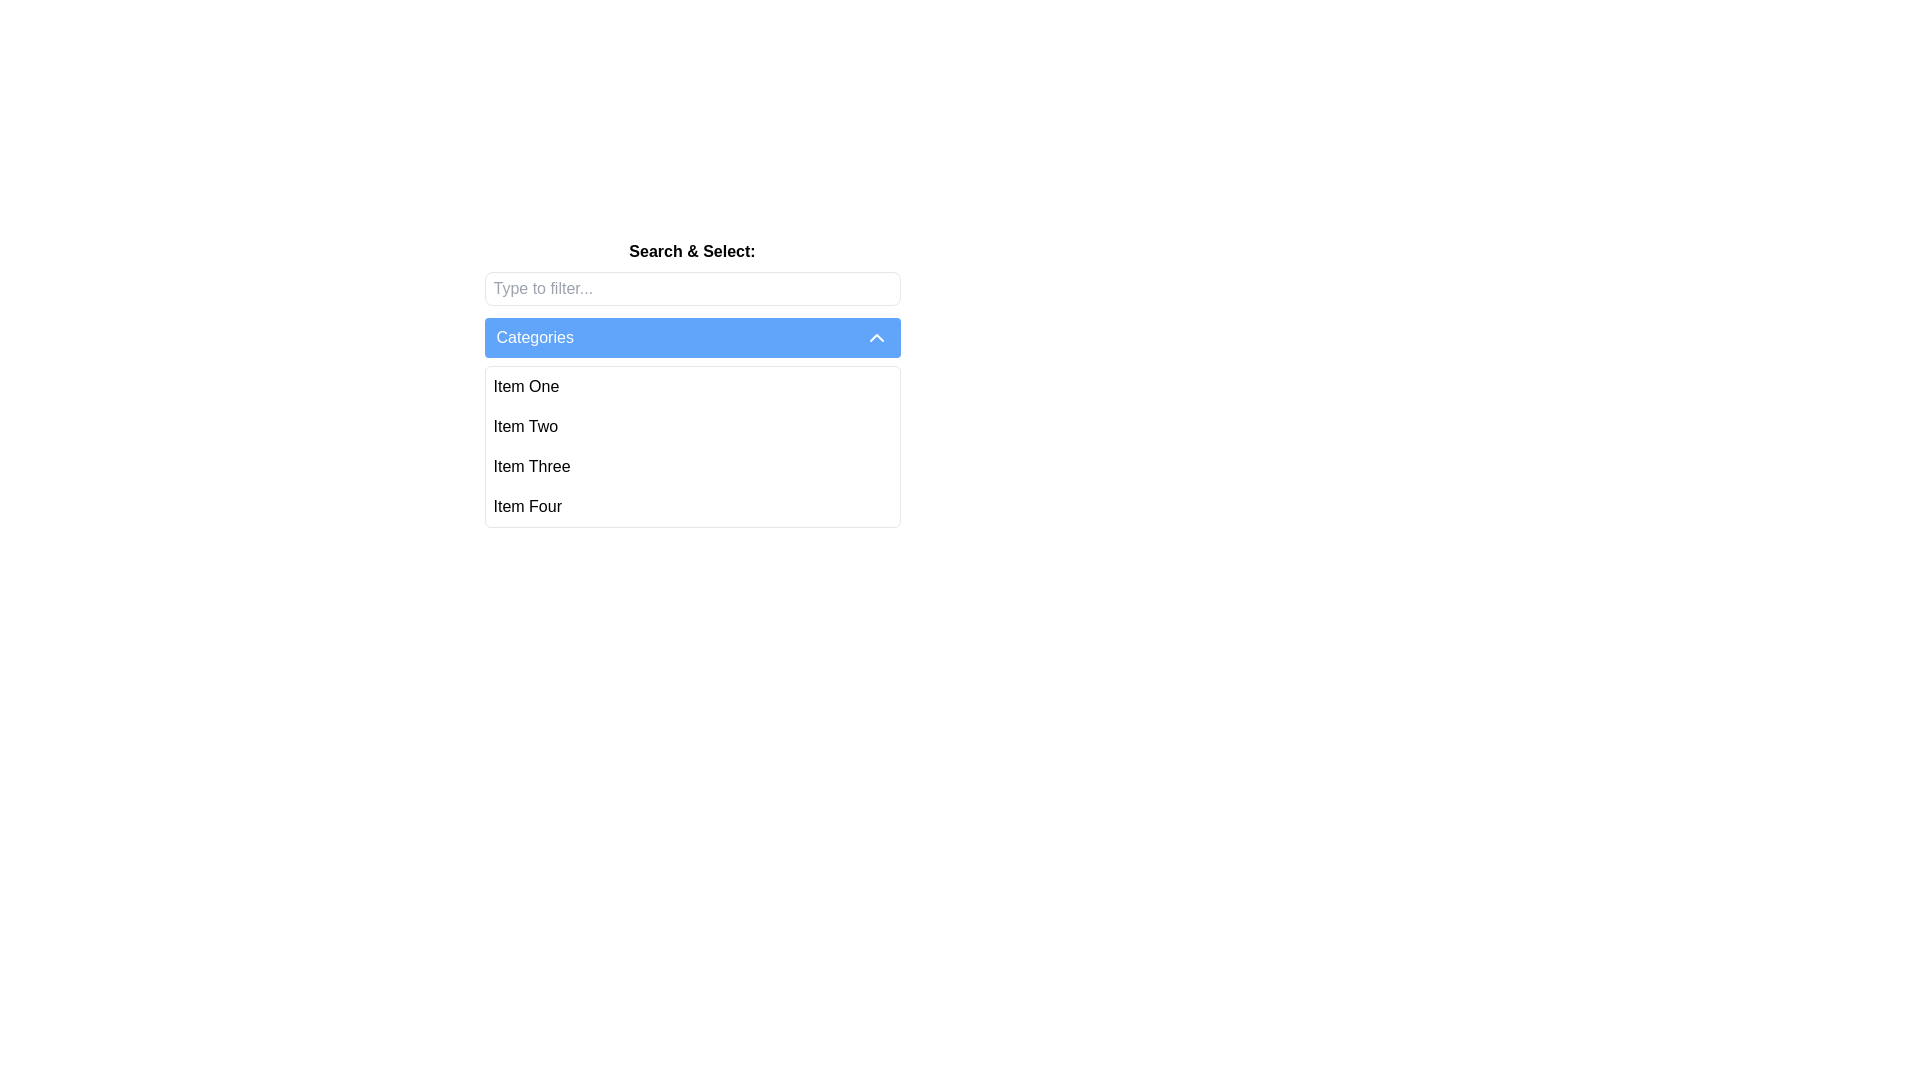 Image resolution: width=1920 pixels, height=1080 pixels. I want to click on the fourth entry in the dropdown menu labeled 'Search & Select:', so click(692, 505).